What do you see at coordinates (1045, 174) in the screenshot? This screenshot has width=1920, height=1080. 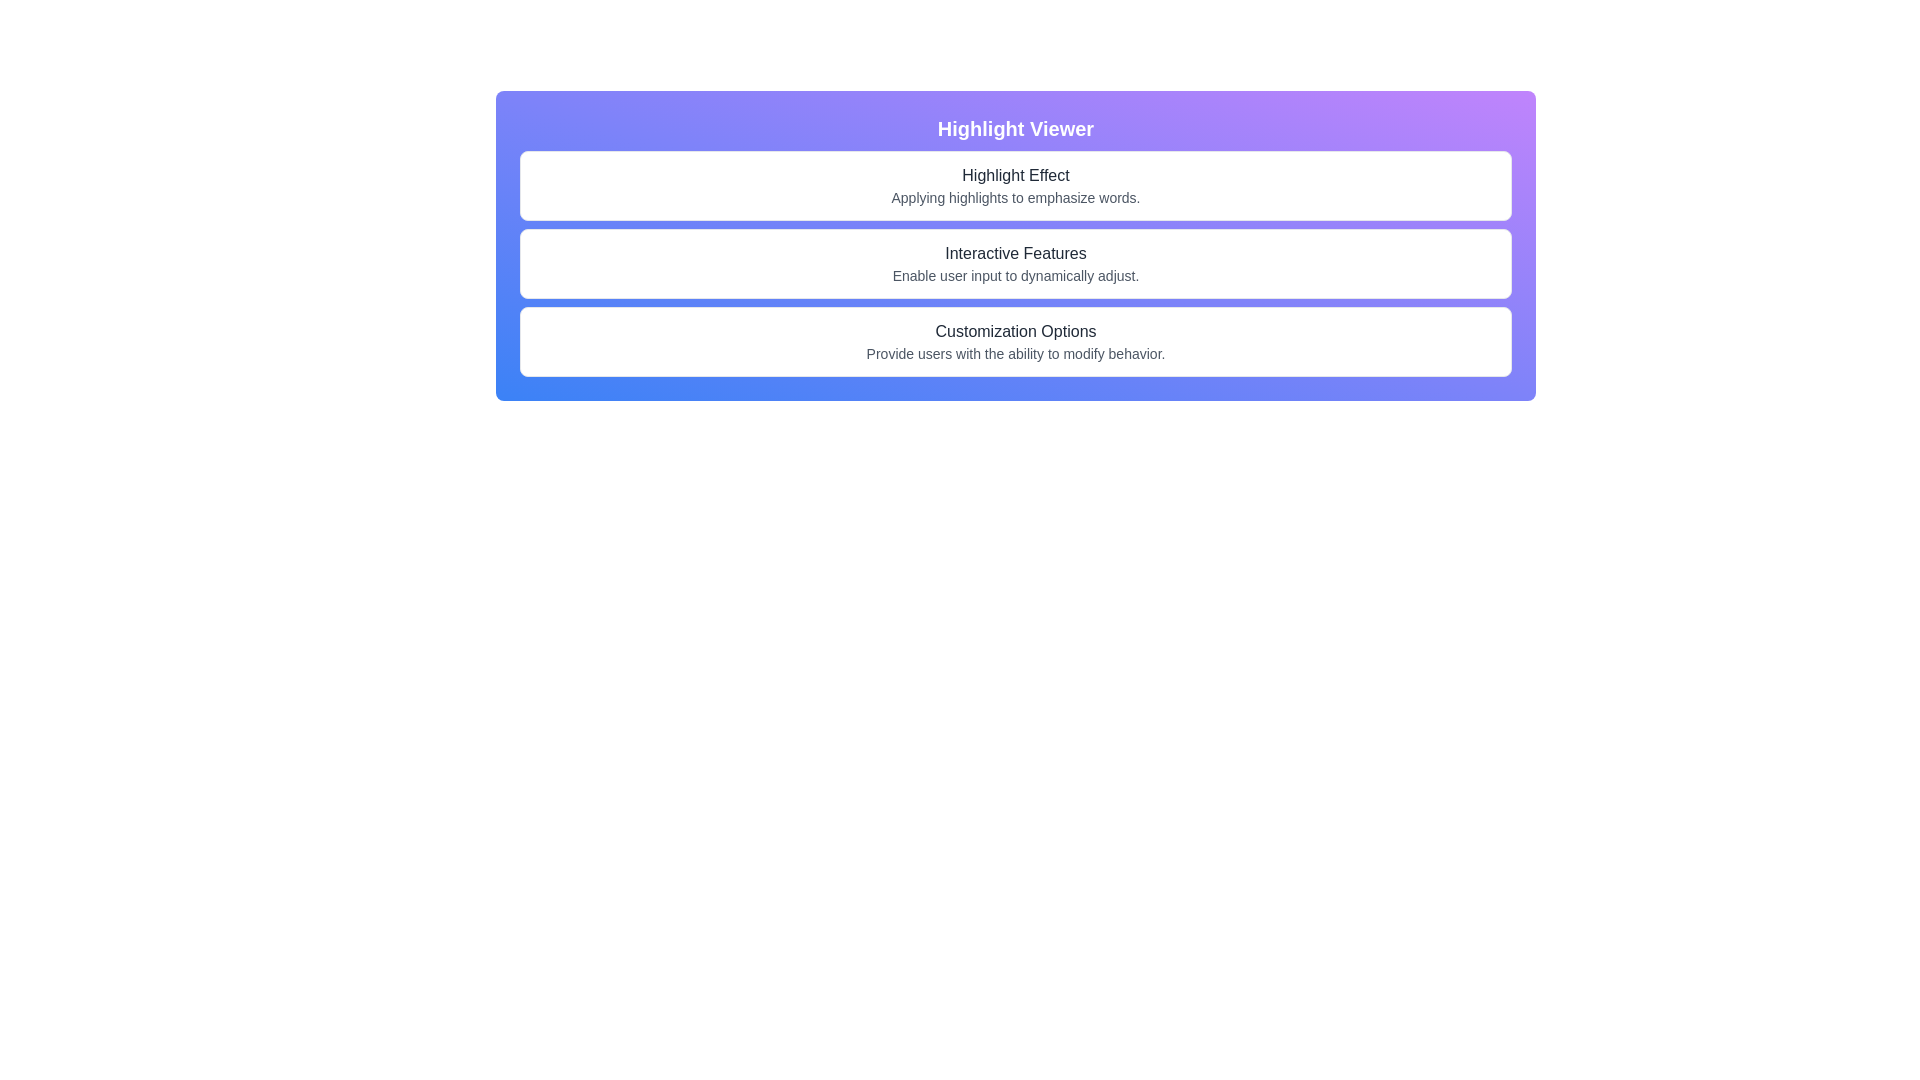 I see `the lowercase letter 'f' in the word 'Effect' within the phrase 'Highlight Effect', which is located under the title 'Highlight Viewer'` at bounding box center [1045, 174].